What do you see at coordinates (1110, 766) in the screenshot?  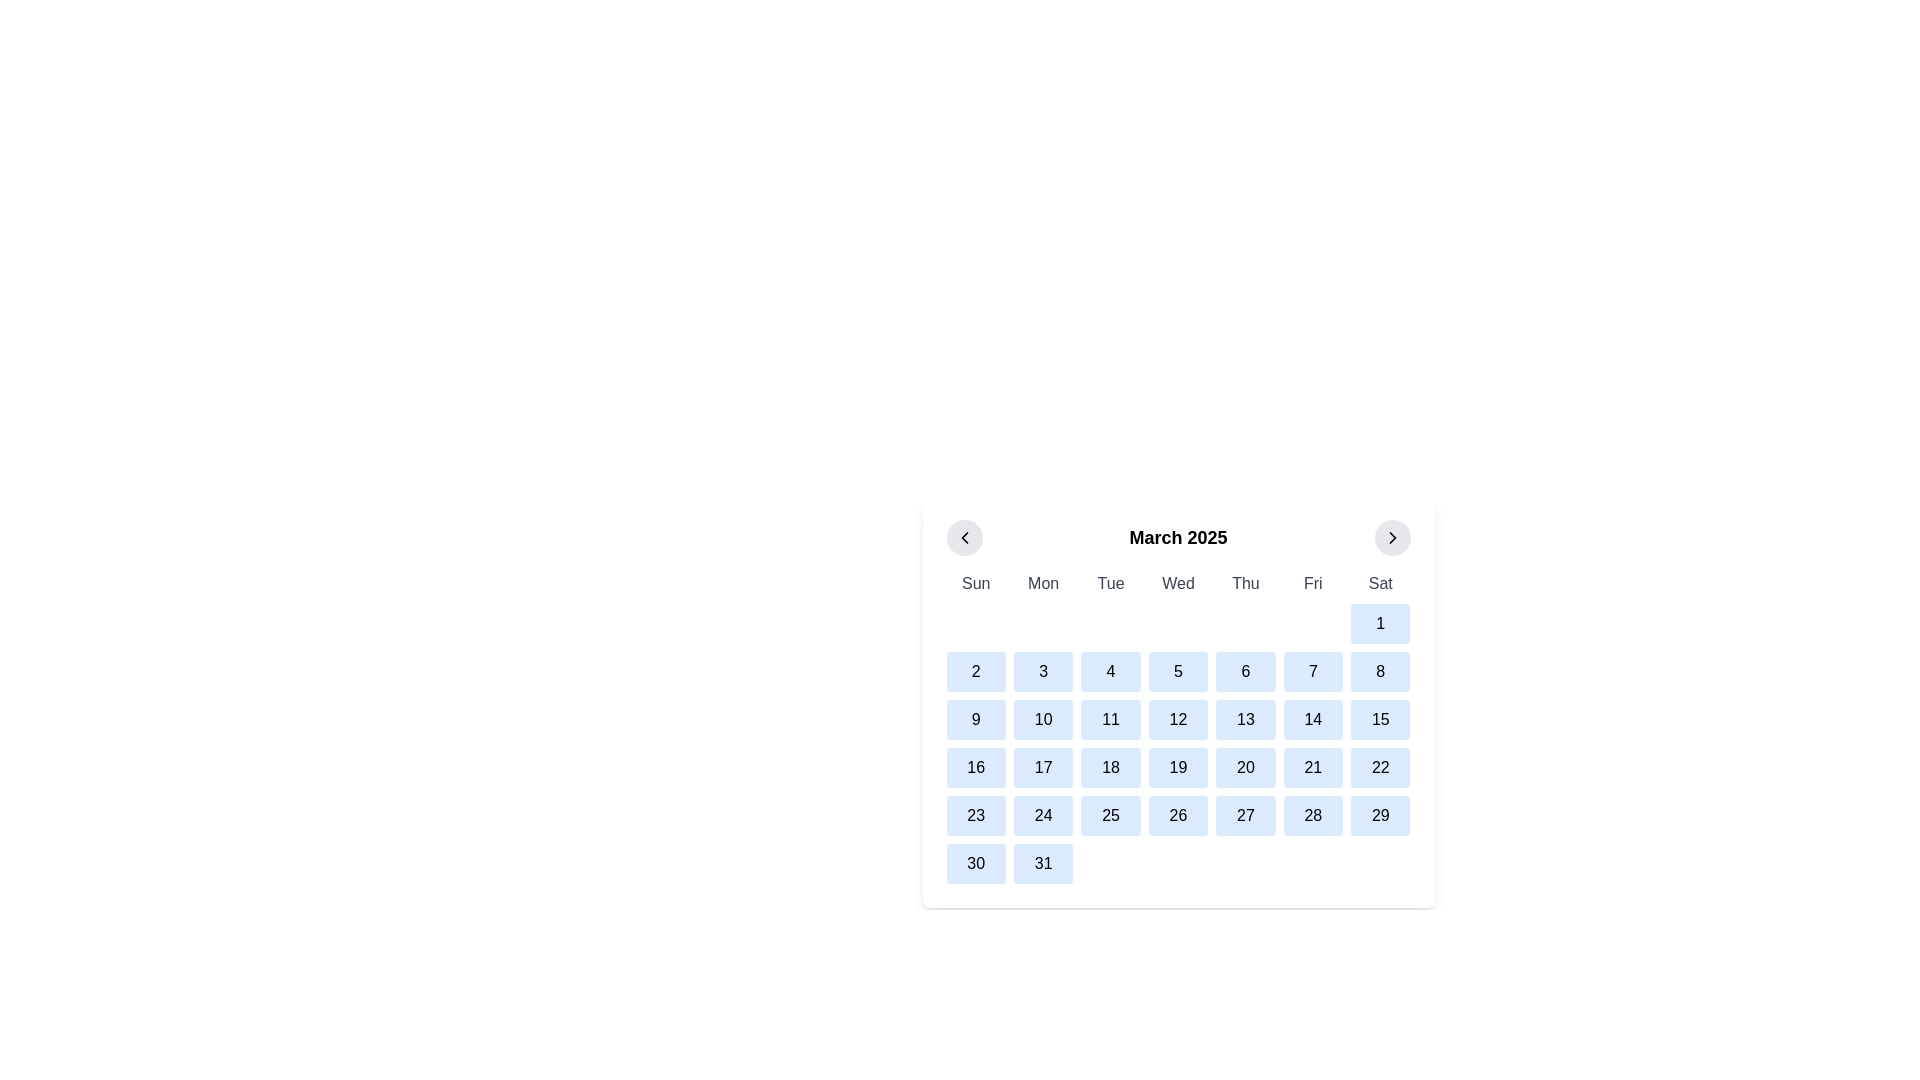 I see `the button representing the date '18' in the calendar, which is a light blue rectangular cell with rounded corners and bold black text` at bounding box center [1110, 766].